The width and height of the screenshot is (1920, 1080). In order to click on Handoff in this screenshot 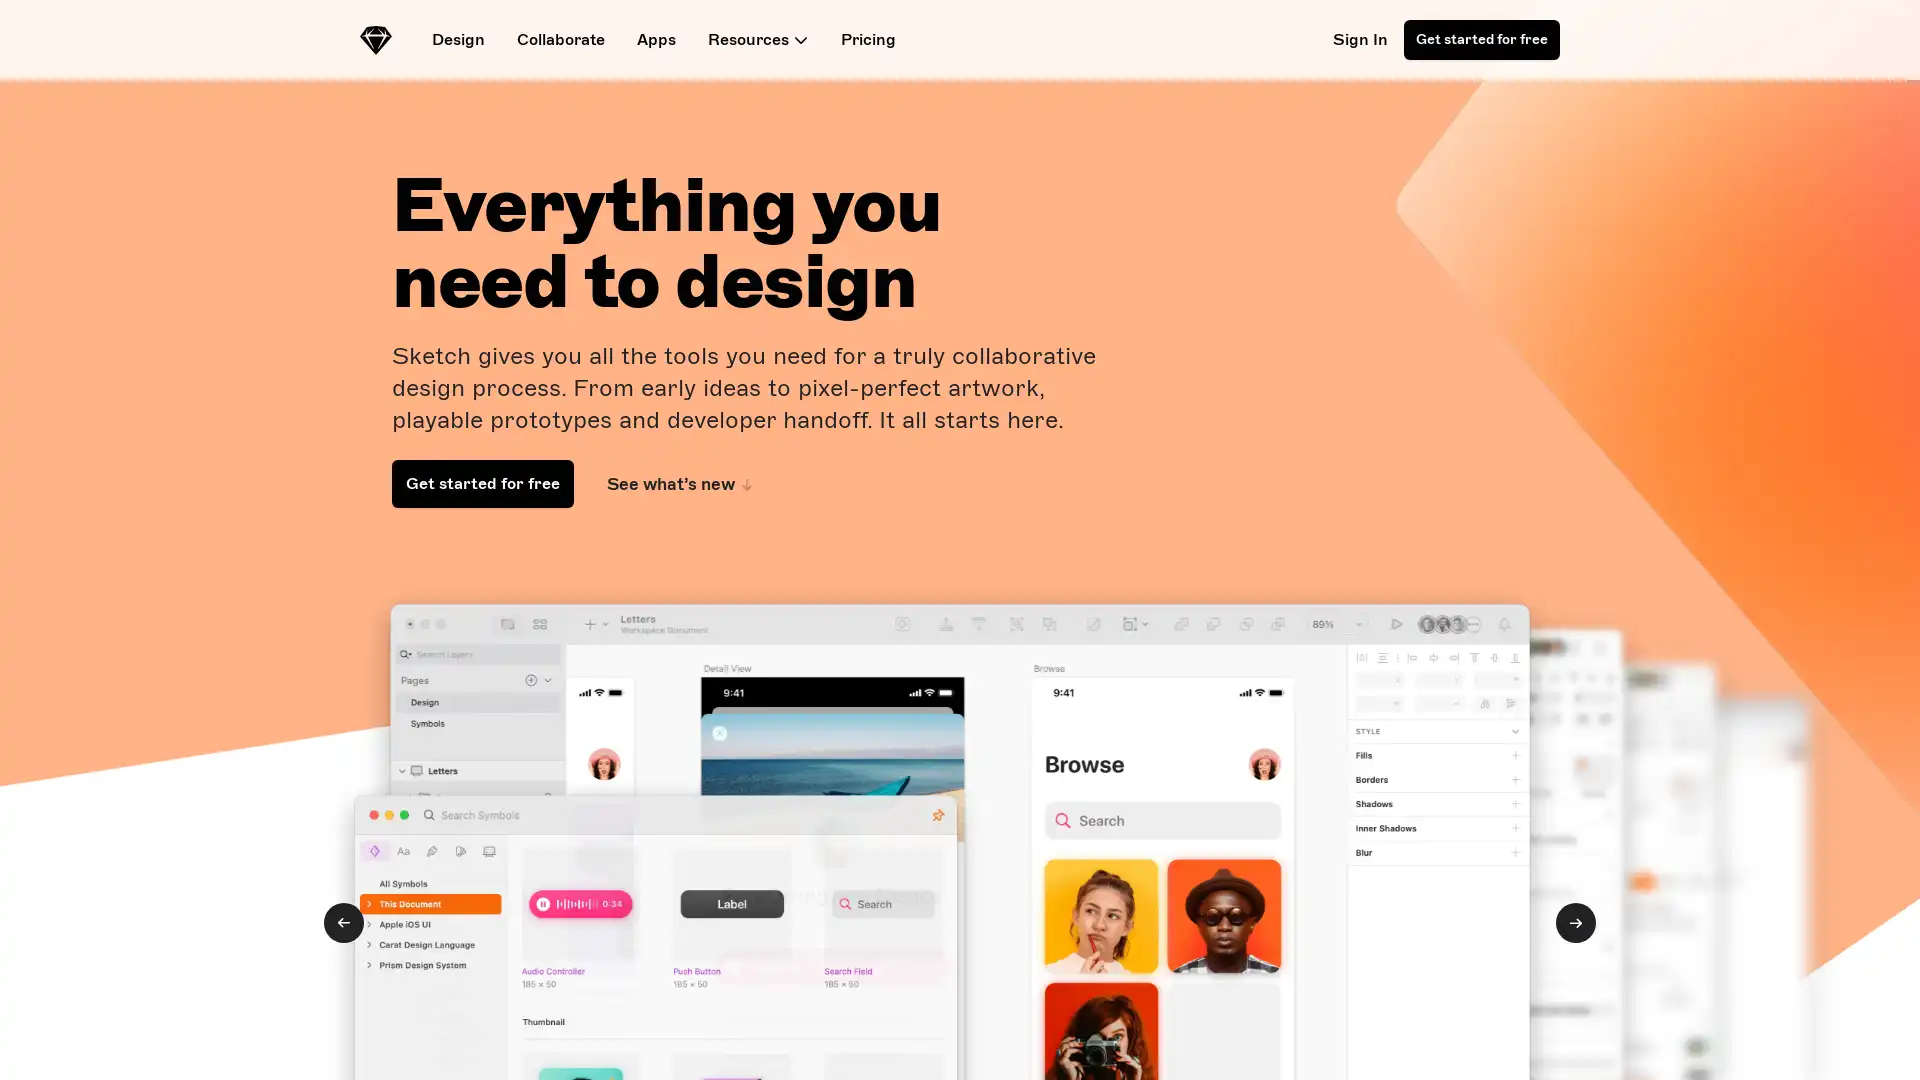, I will do `click(344, 922)`.